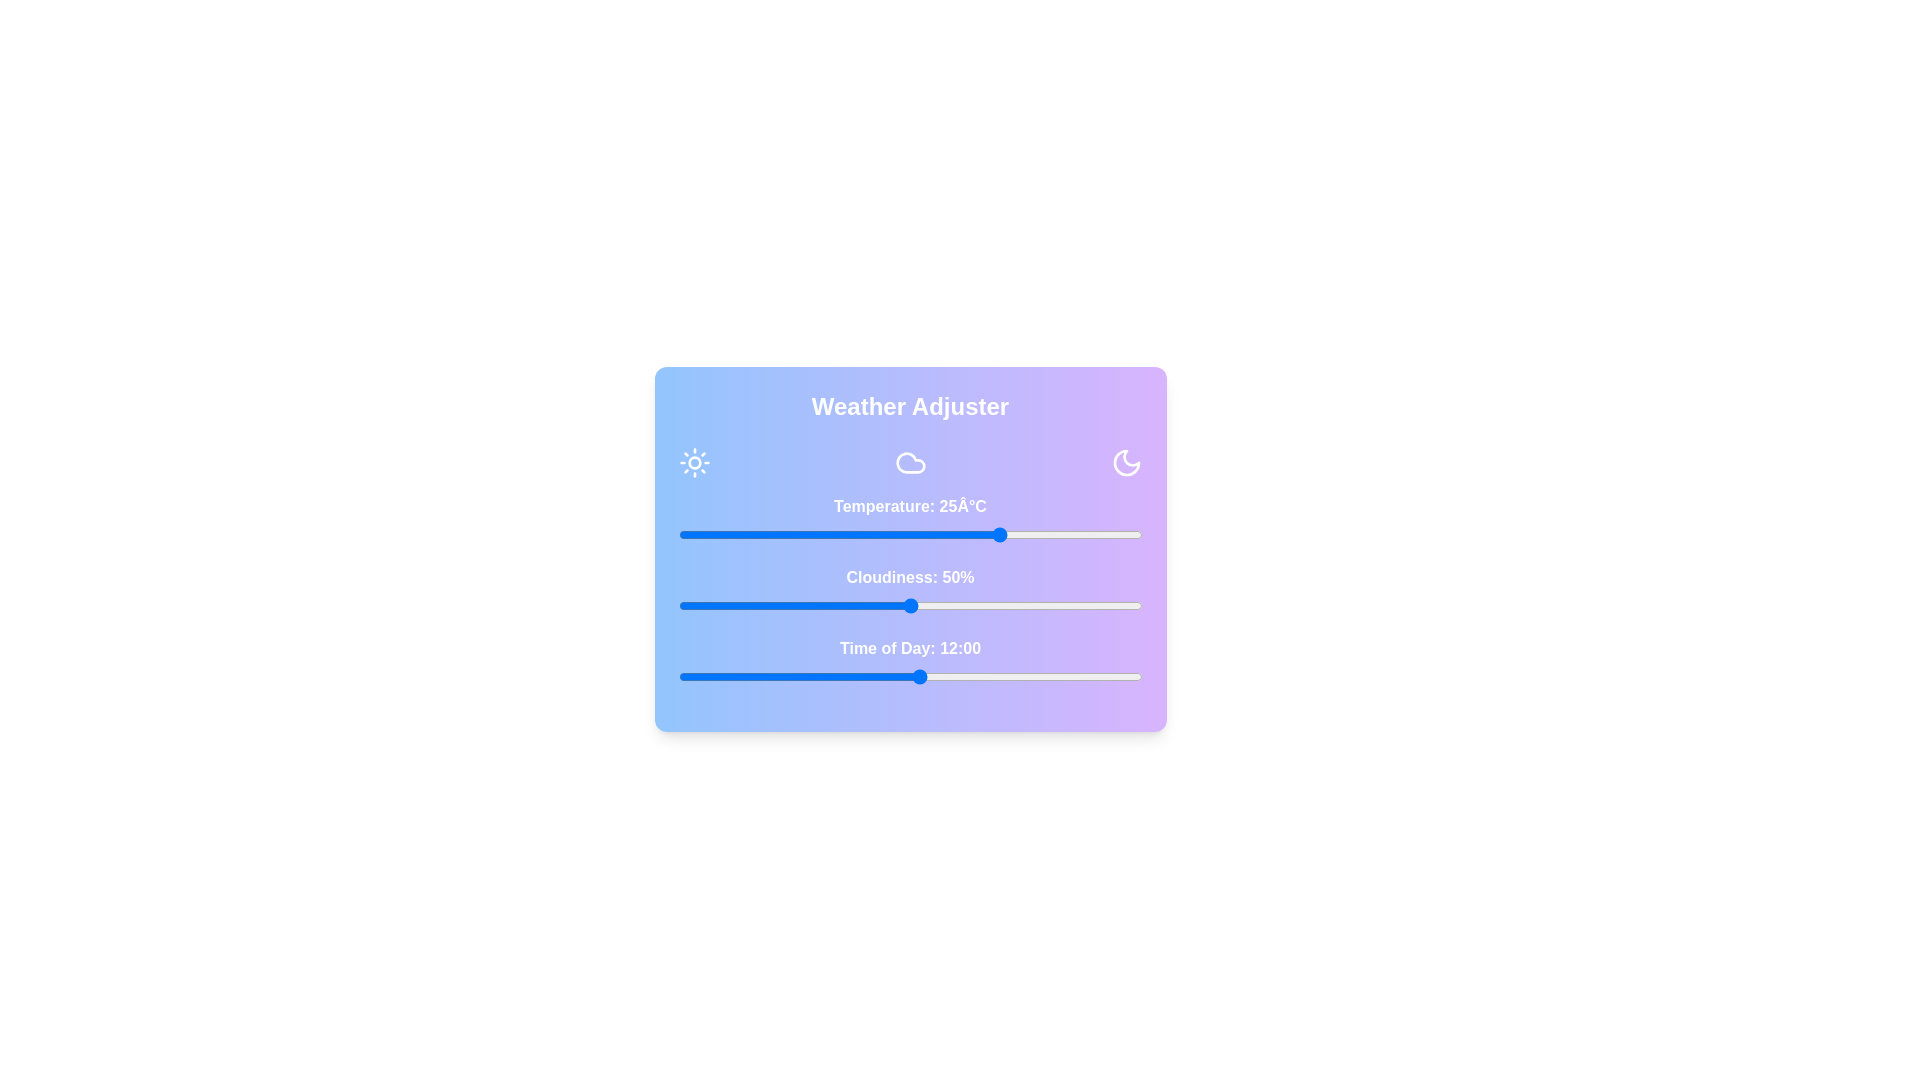 This screenshot has height=1080, width=1920. I want to click on the slider control labeled 'Temperature: 25°C', so click(909, 521).